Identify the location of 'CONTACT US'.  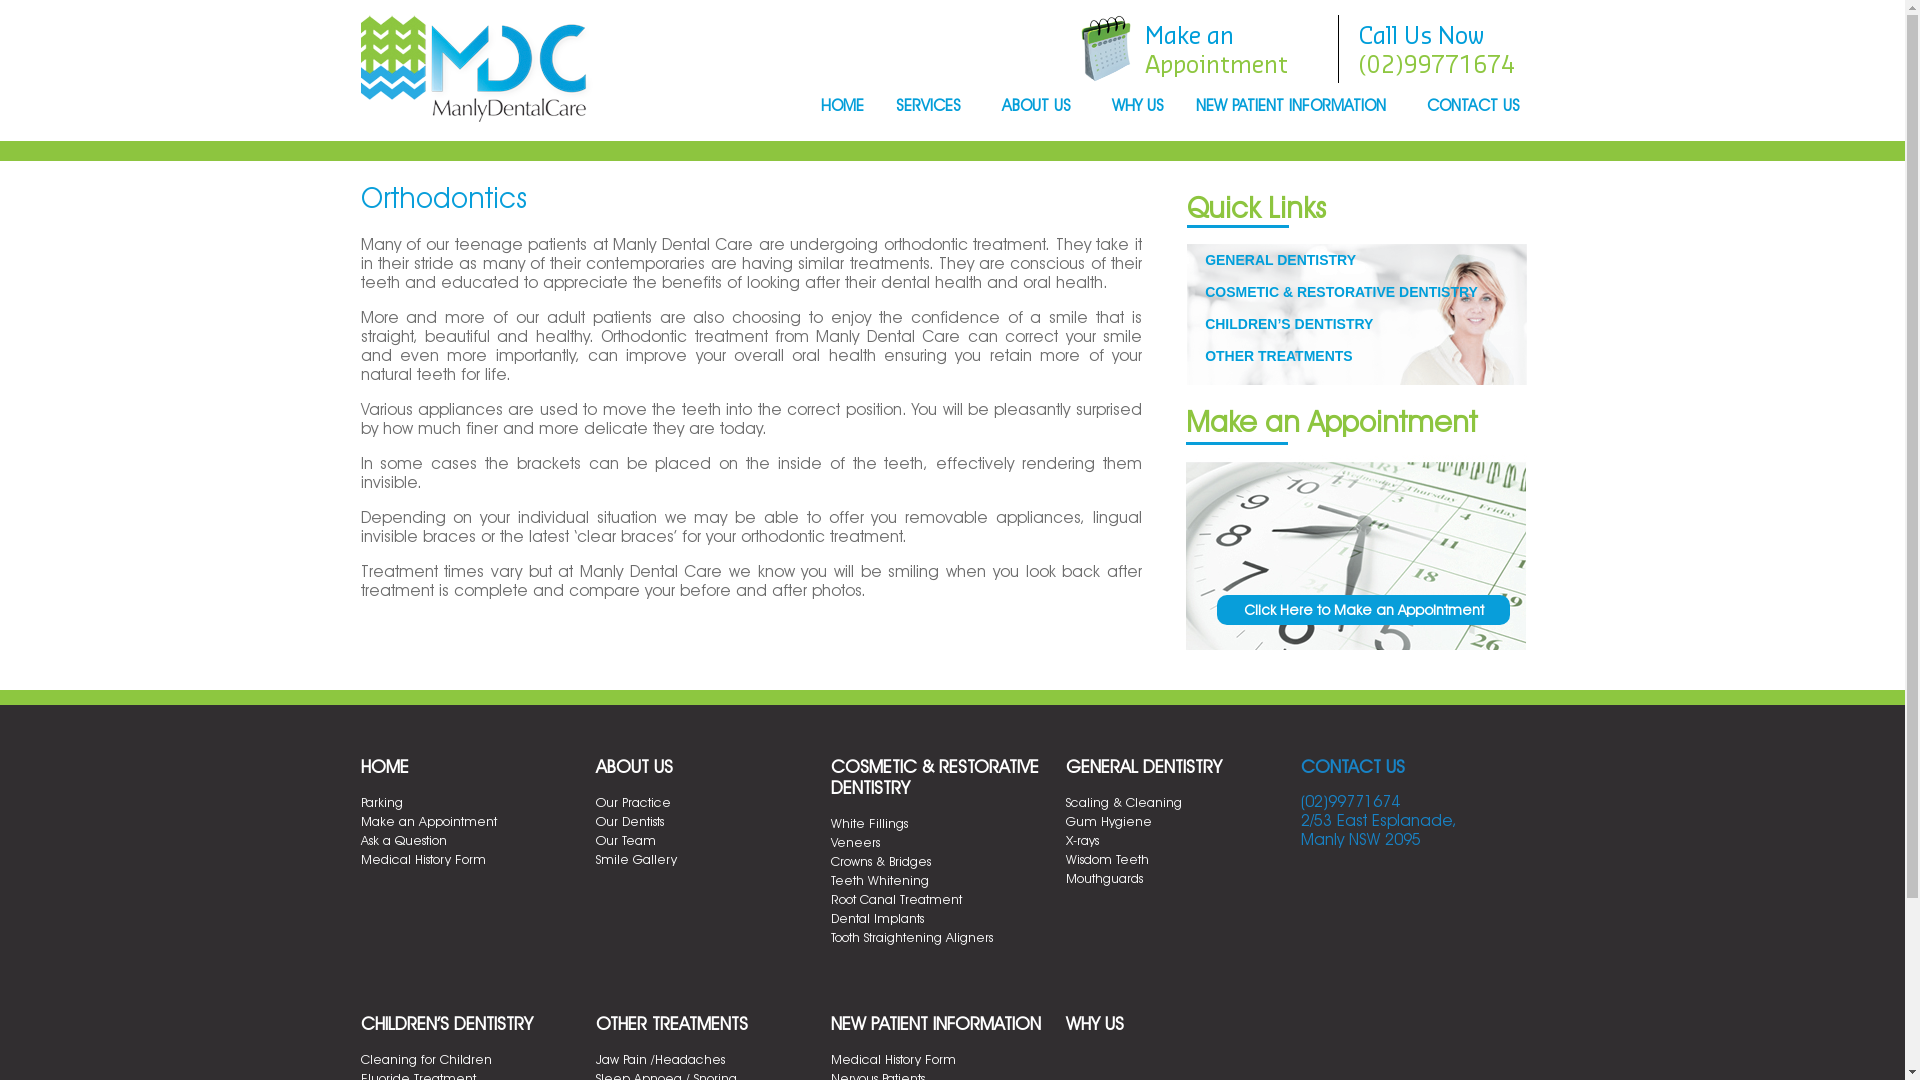
(1352, 765).